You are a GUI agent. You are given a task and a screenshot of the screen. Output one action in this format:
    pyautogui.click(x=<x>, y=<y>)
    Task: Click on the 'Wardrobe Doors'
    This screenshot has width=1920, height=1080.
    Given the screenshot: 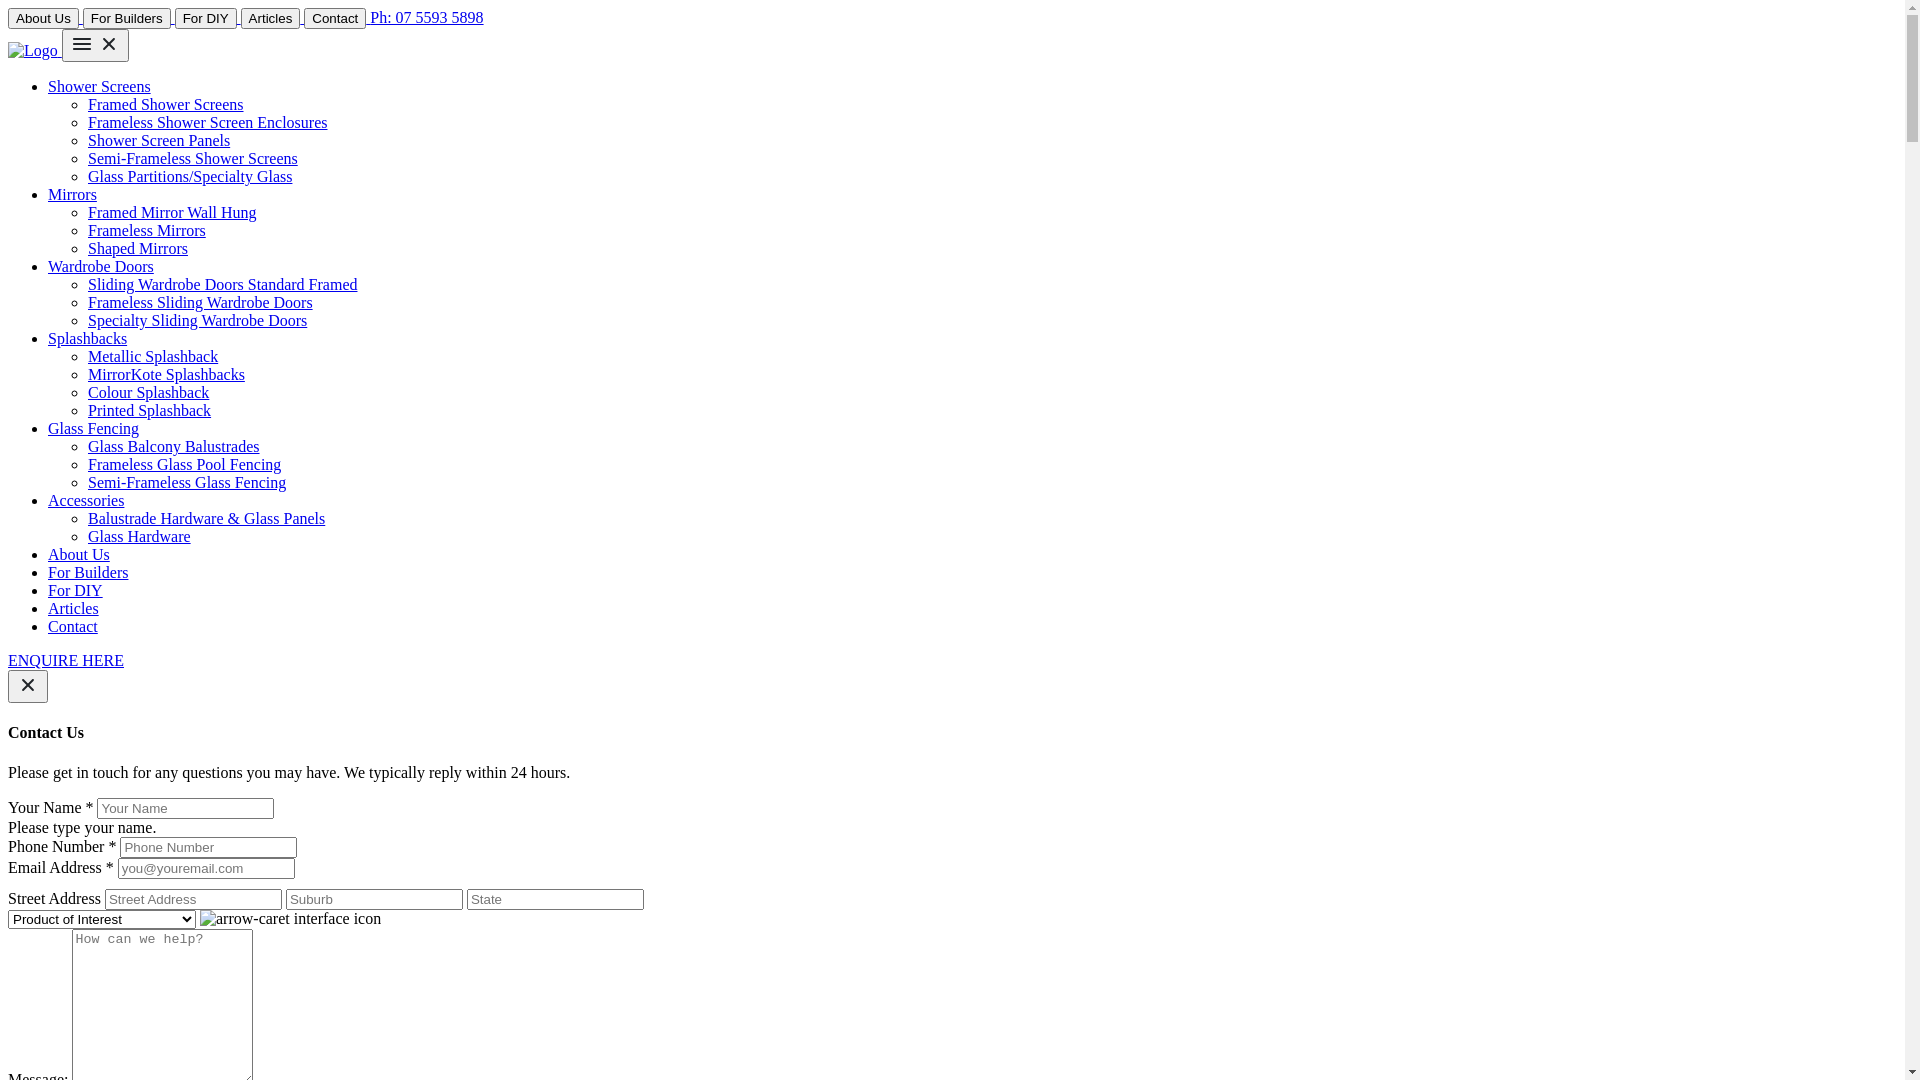 What is the action you would take?
    pyautogui.click(x=48, y=265)
    